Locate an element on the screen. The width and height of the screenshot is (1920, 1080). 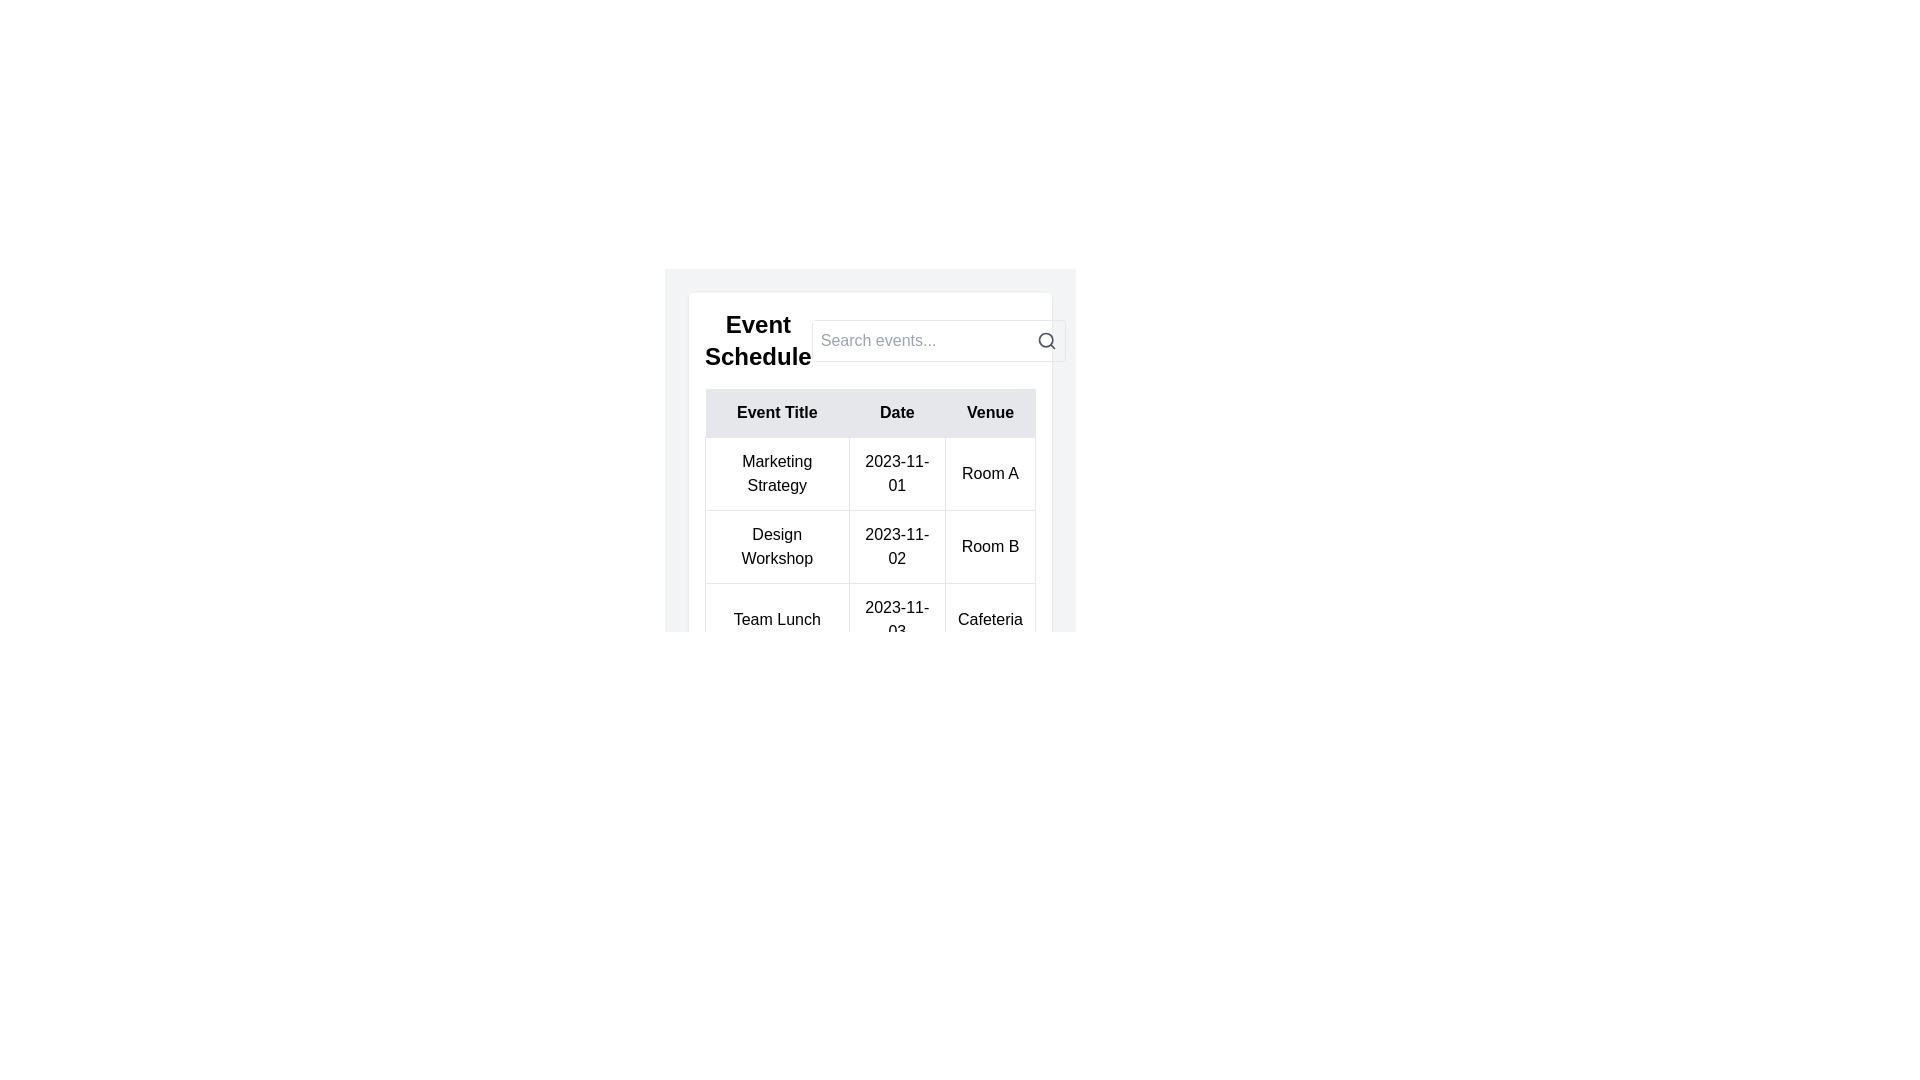
the search icon located immediately to the right of the text input field labeled 'Search events...' to initiate a search is located at coordinates (1045, 339).